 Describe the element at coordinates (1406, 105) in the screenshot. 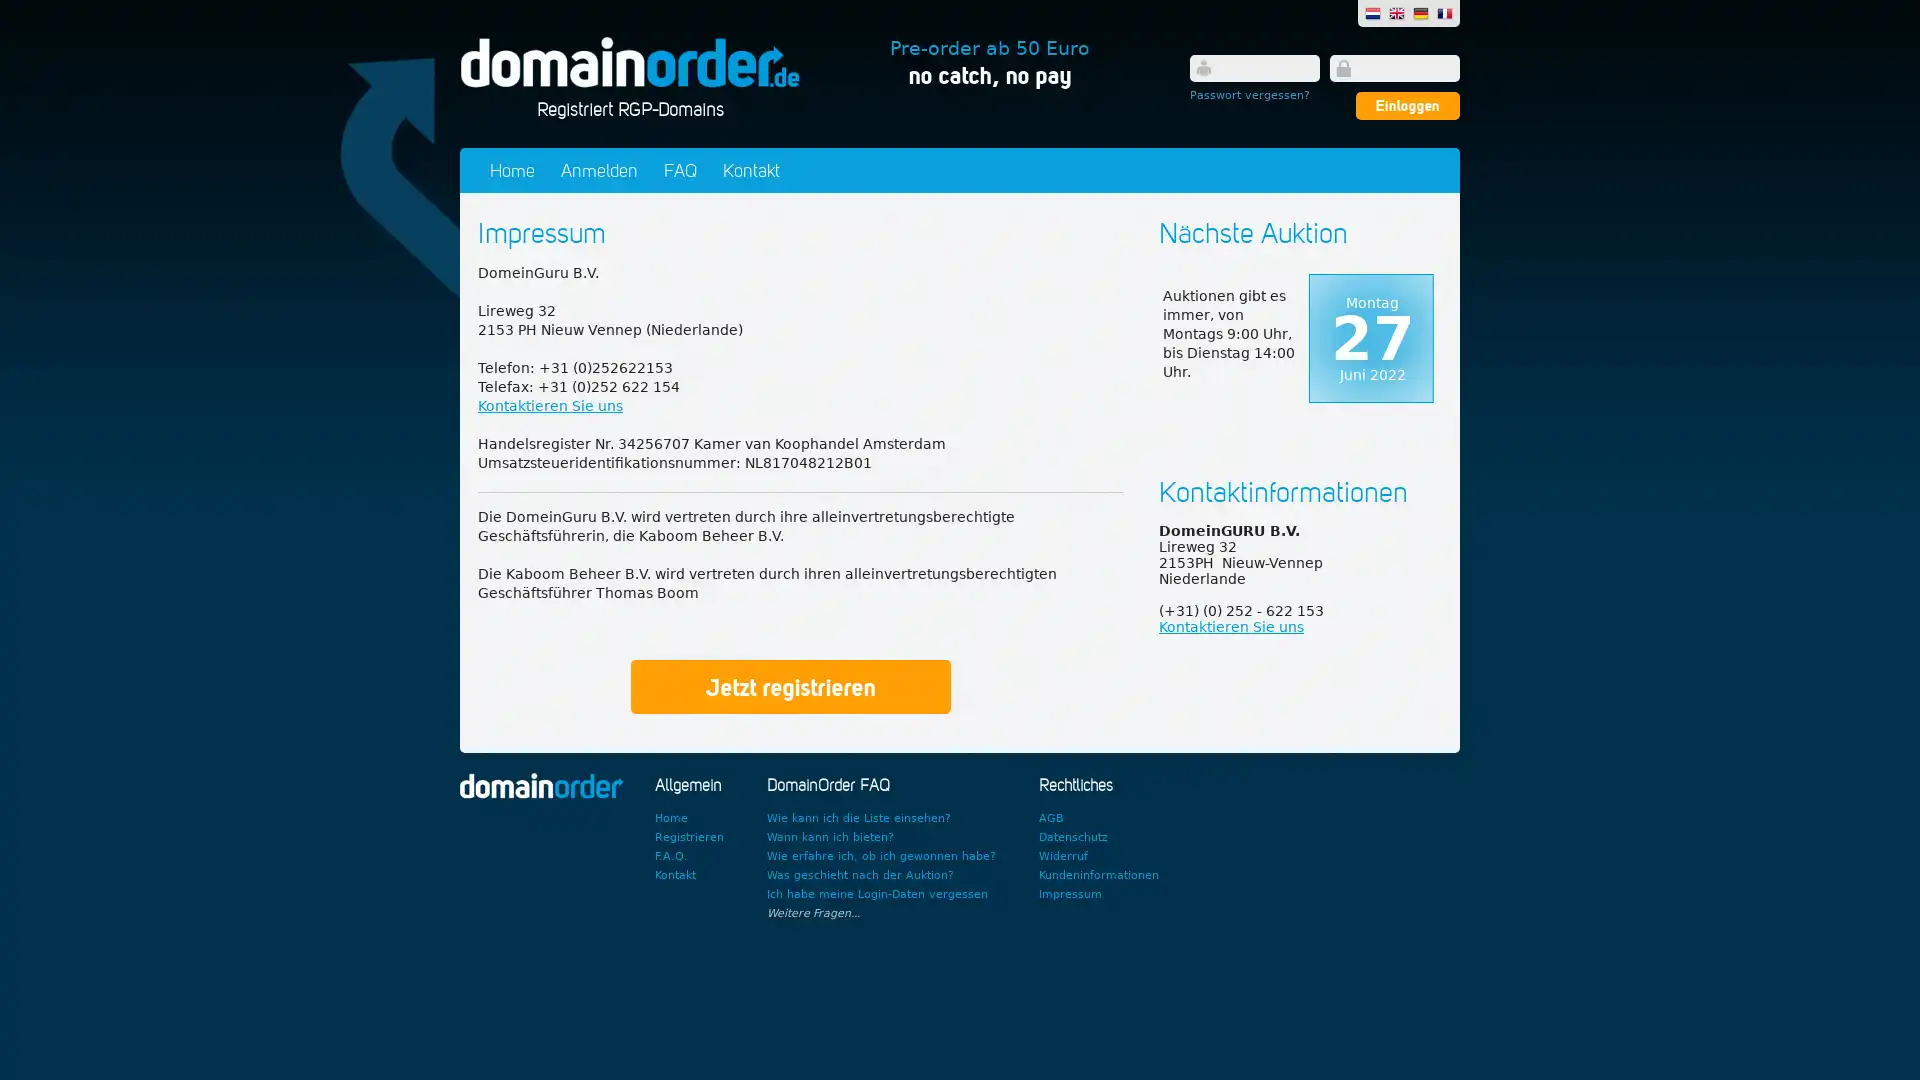

I see `Einloggen` at that location.